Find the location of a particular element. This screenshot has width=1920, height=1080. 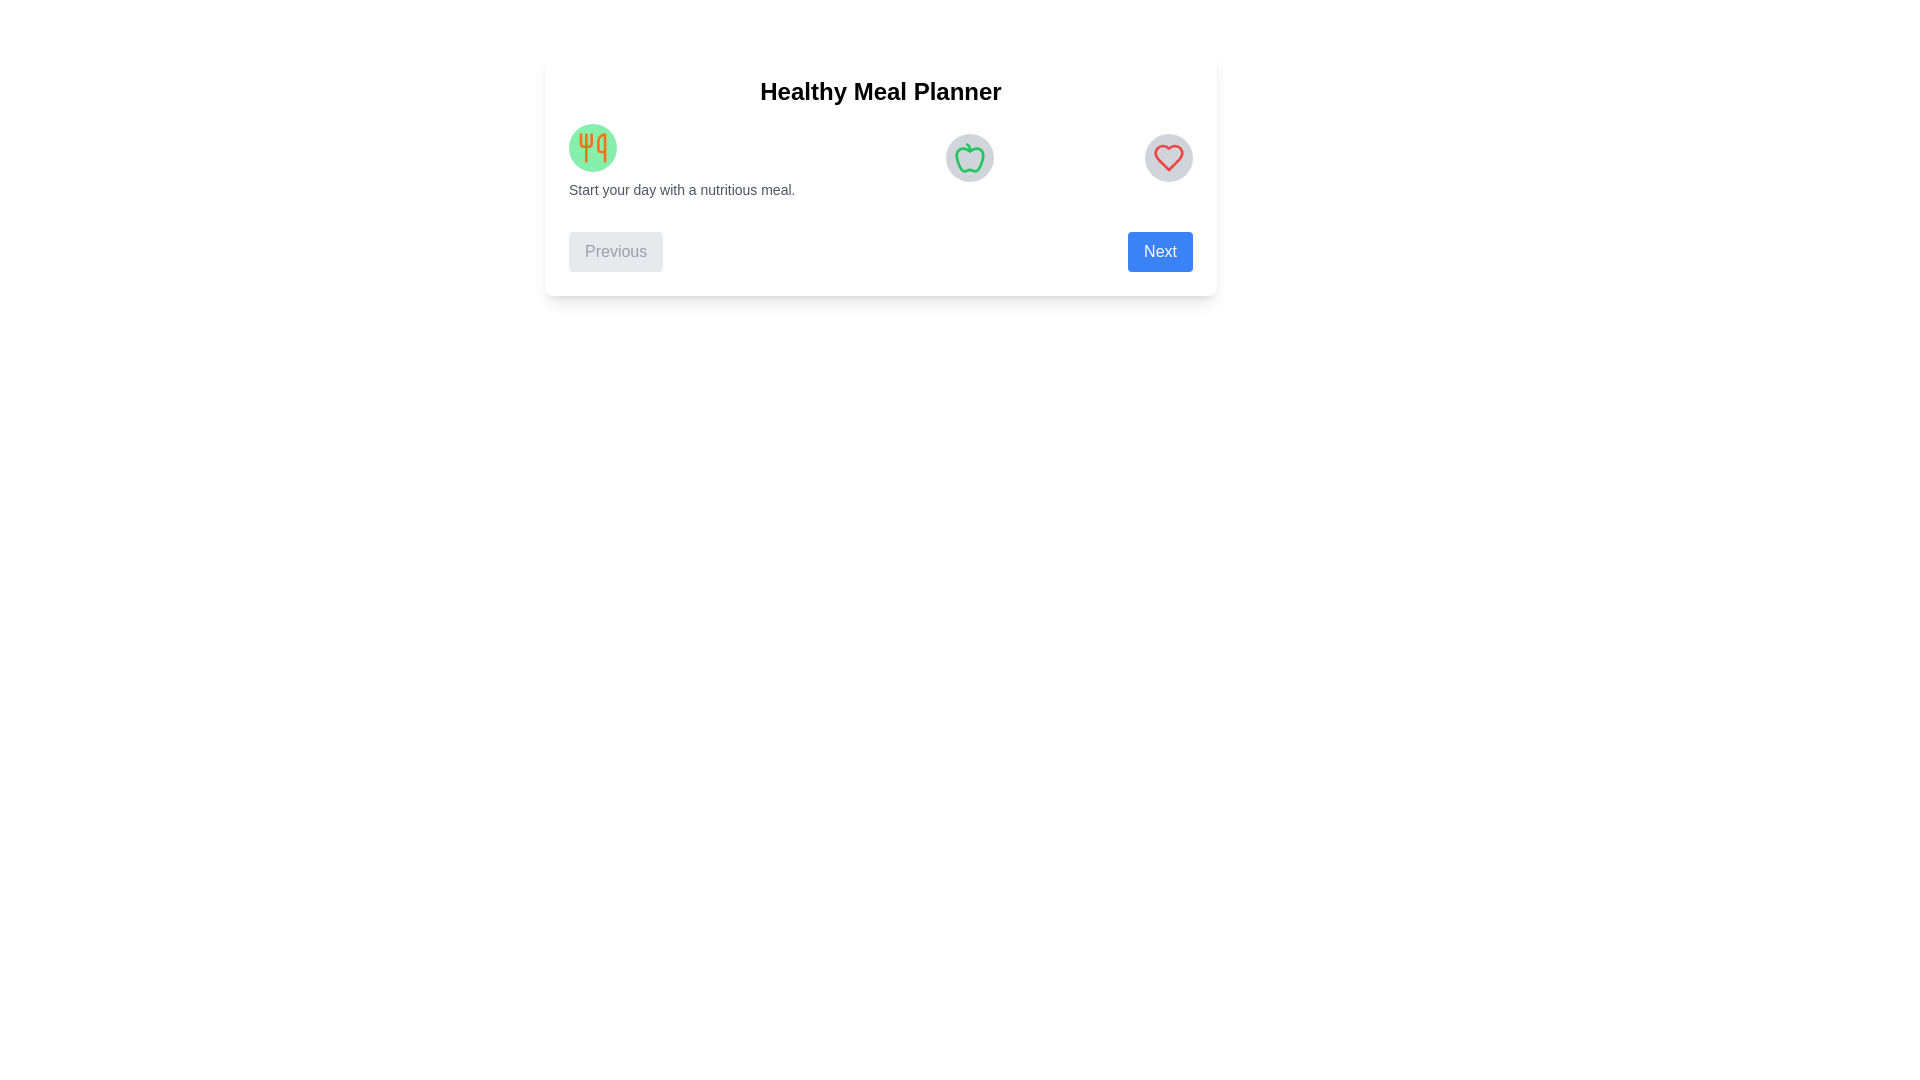

'Next' button to navigate to the next step is located at coordinates (1160, 250).